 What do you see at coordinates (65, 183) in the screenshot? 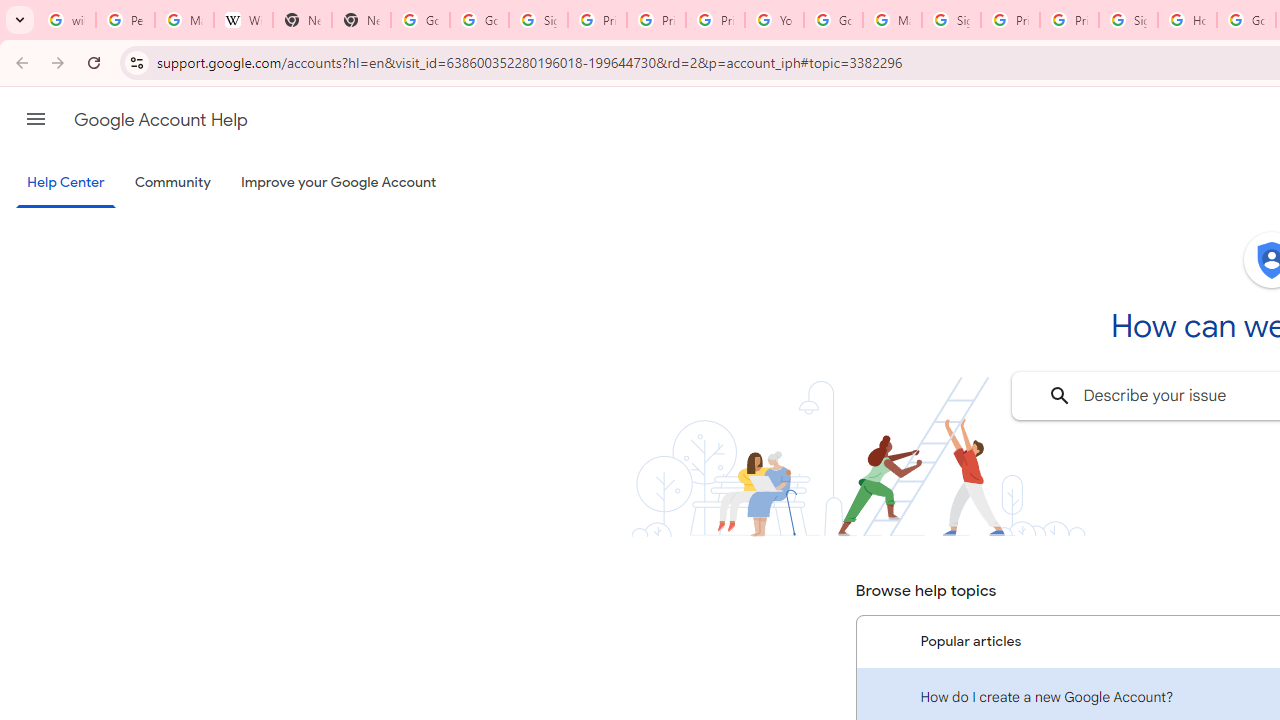
I see `'Help Center'` at bounding box center [65, 183].